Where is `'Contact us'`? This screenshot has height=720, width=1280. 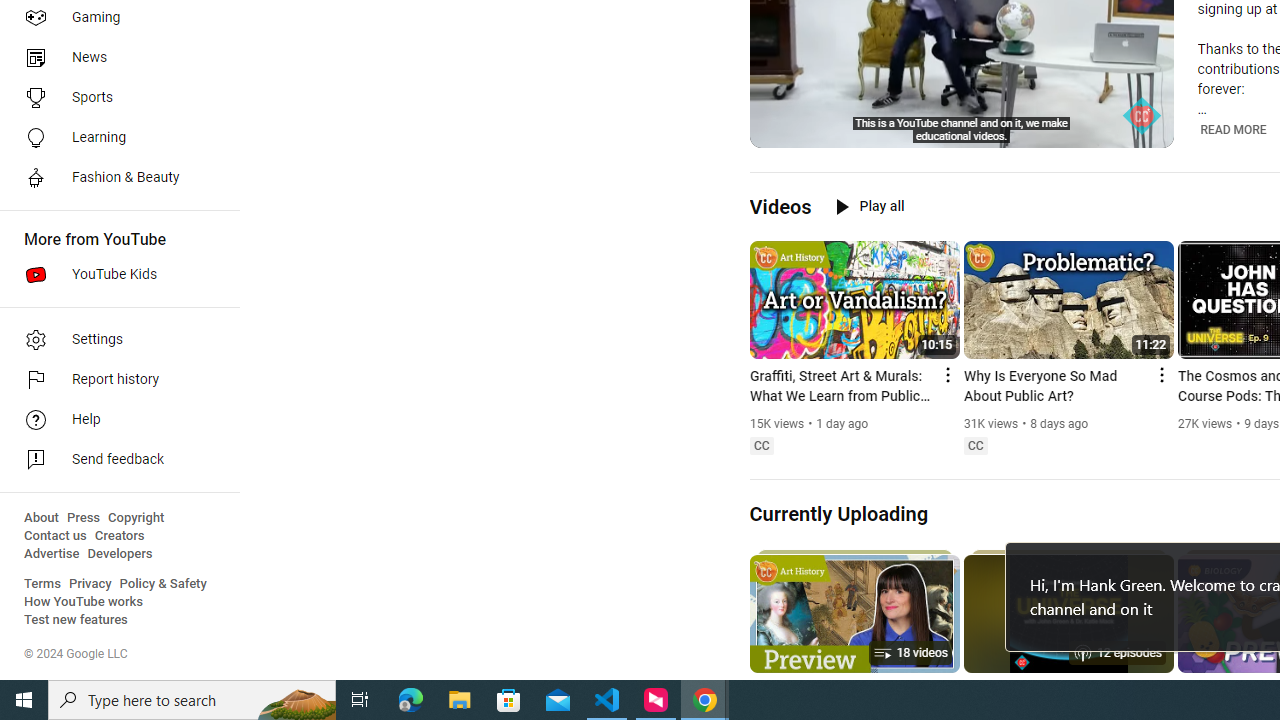 'Contact us' is located at coordinates (55, 535).